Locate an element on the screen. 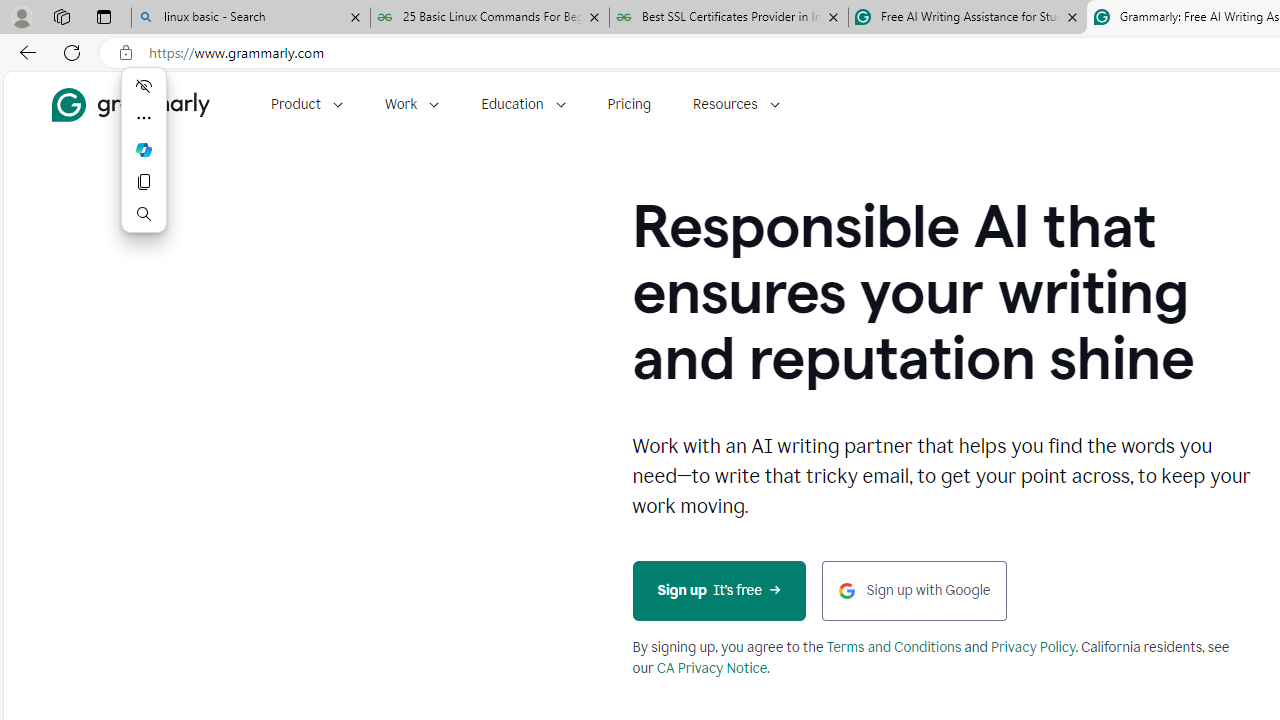 The width and height of the screenshot is (1280, 720). 'linux basic - Search' is located at coordinates (249, 17).